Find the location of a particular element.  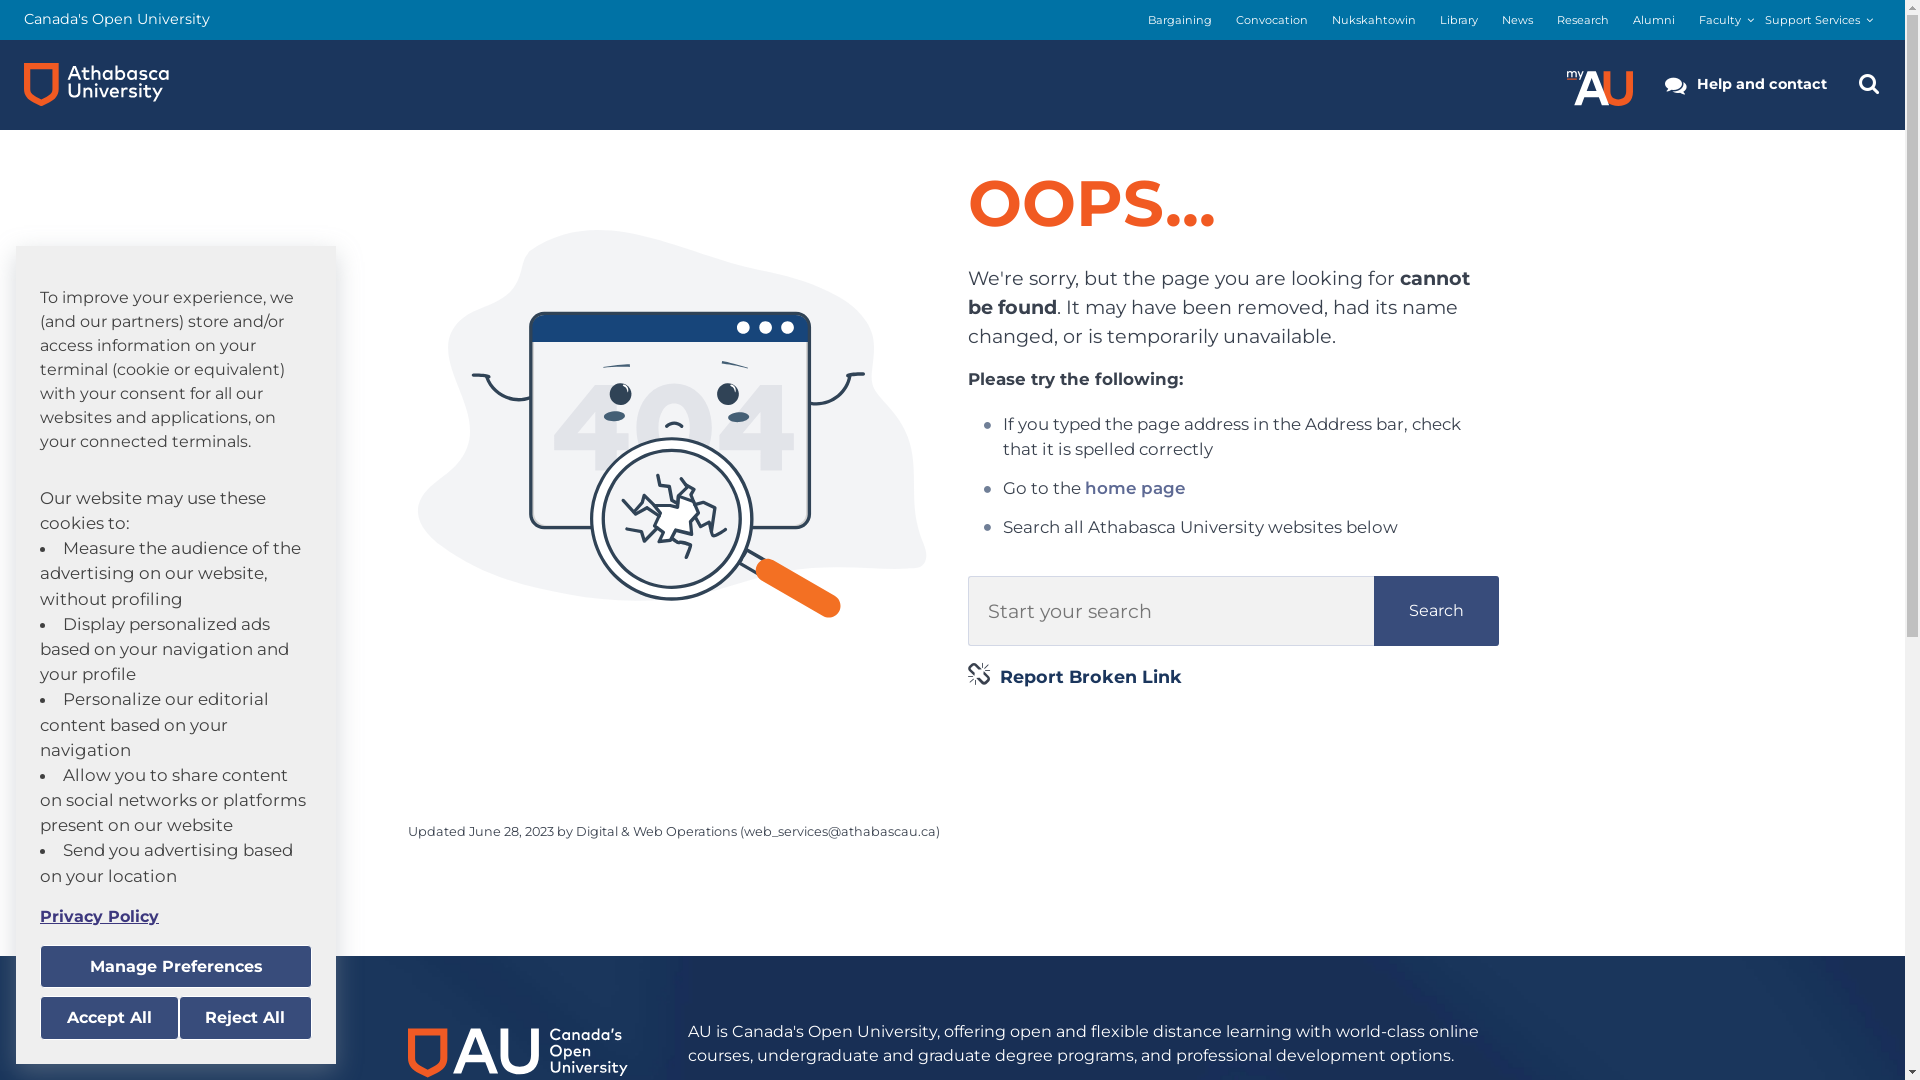

'Manage Preferences' is located at coordinates (176, 966).